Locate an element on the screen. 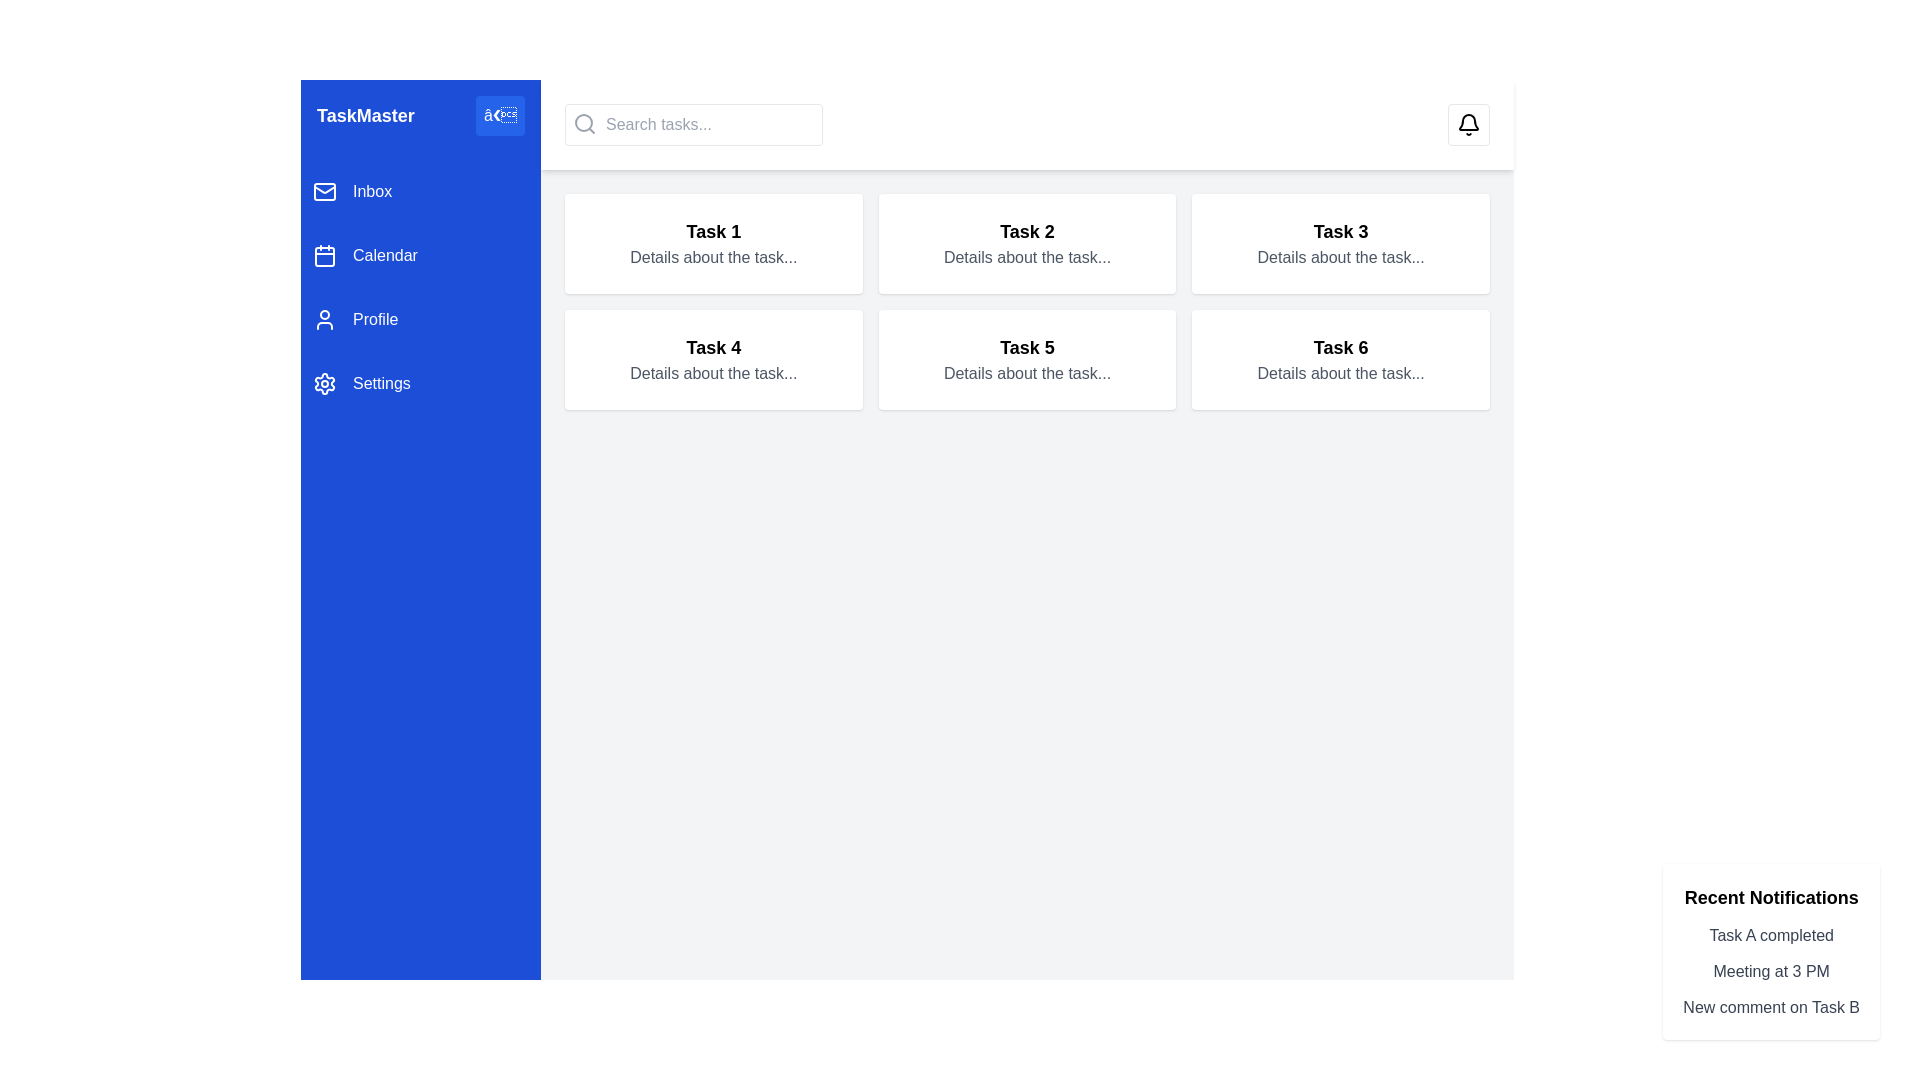 This screenshot has width=1920, height=1080. the task summary card for 'Task 5' in the task management interface, located in the second row and second column of the grid layout is located at coordinates (1027, 358).